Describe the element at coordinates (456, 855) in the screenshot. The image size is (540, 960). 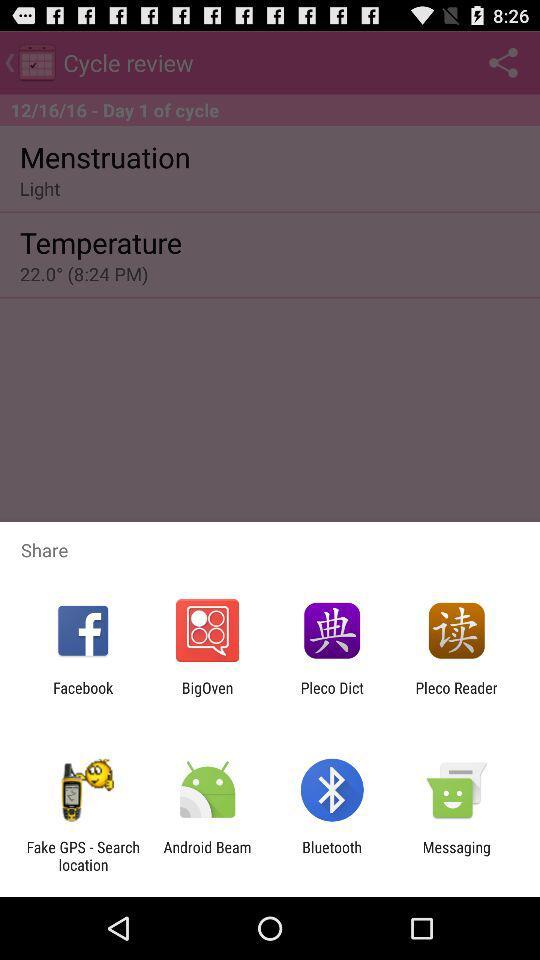
I see `the item next to bluetooth` at that location.